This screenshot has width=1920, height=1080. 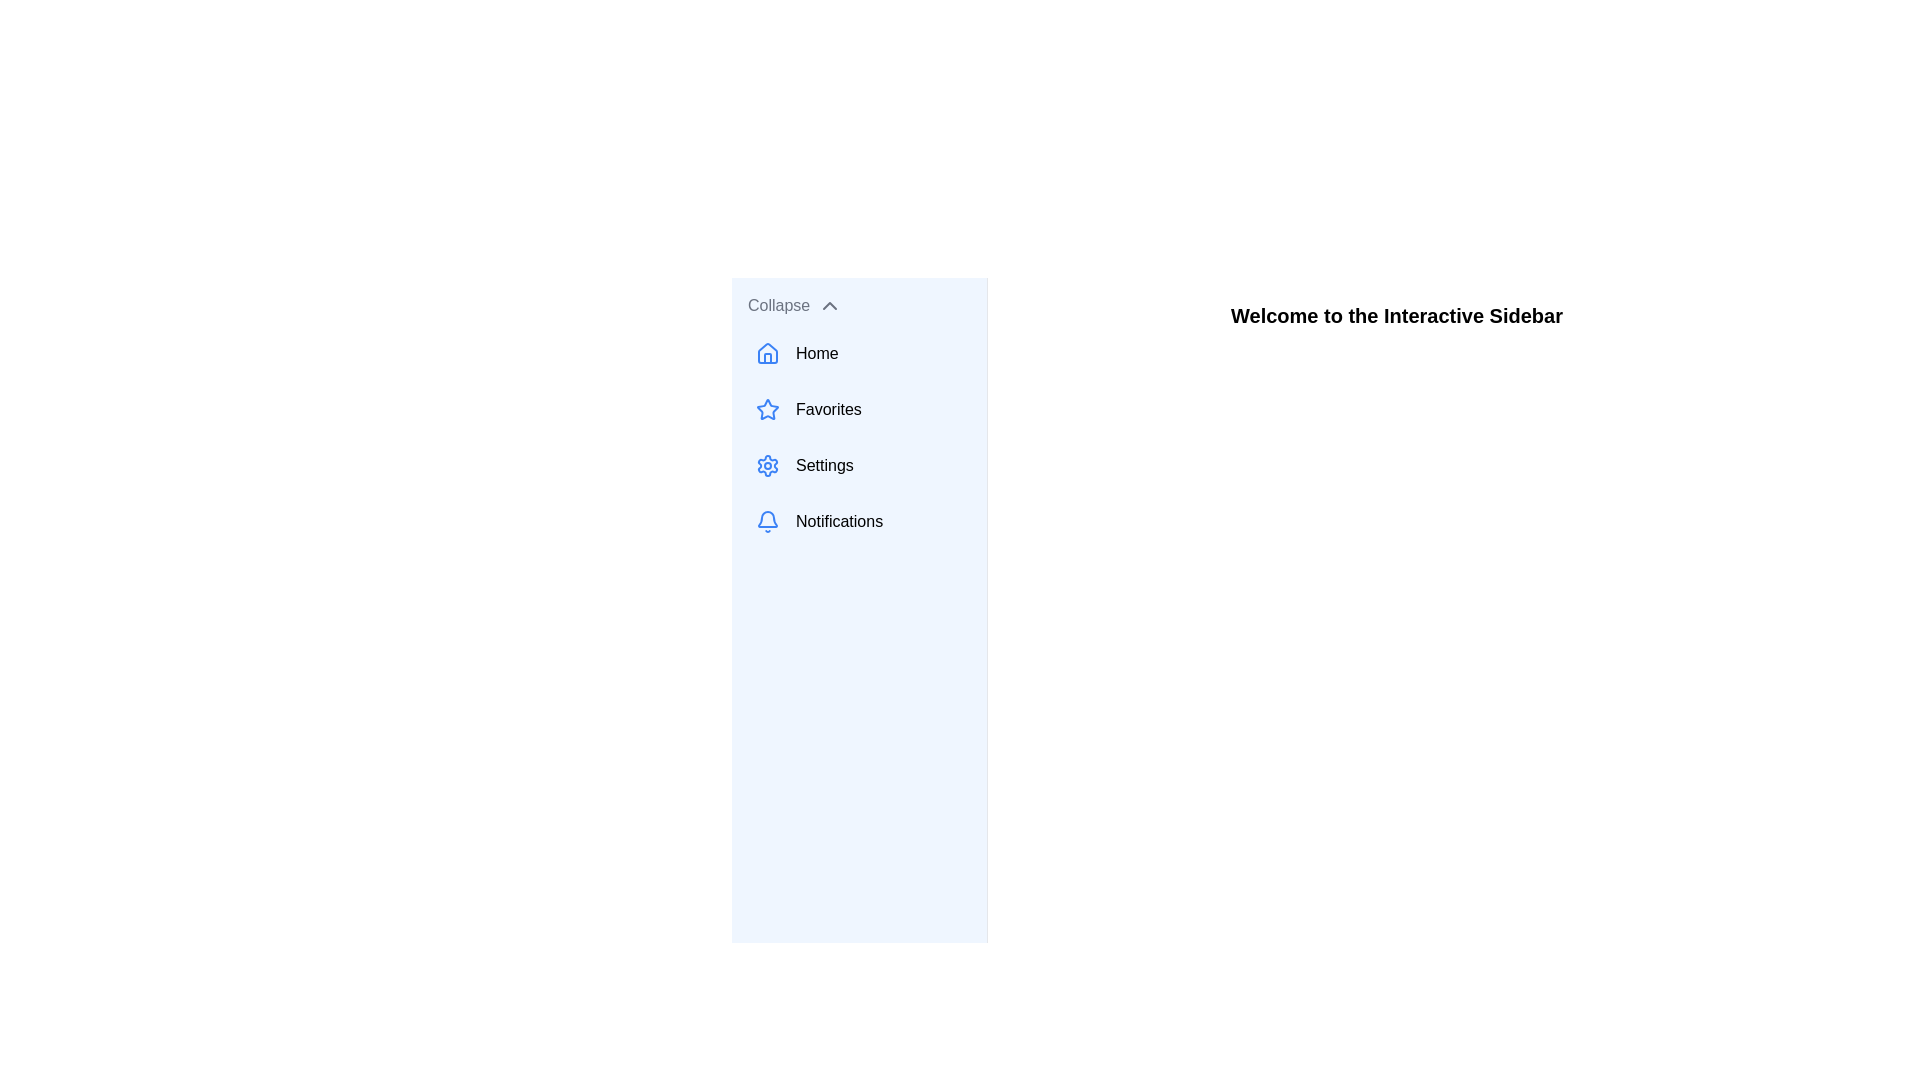 What do you see at coordinates (767, 353) in the screenshot?
I see `the 'Home' navigation icon located at the top-left of the sidebar, serving as a visual cue for the menu item` at bounding box center [767, 353].